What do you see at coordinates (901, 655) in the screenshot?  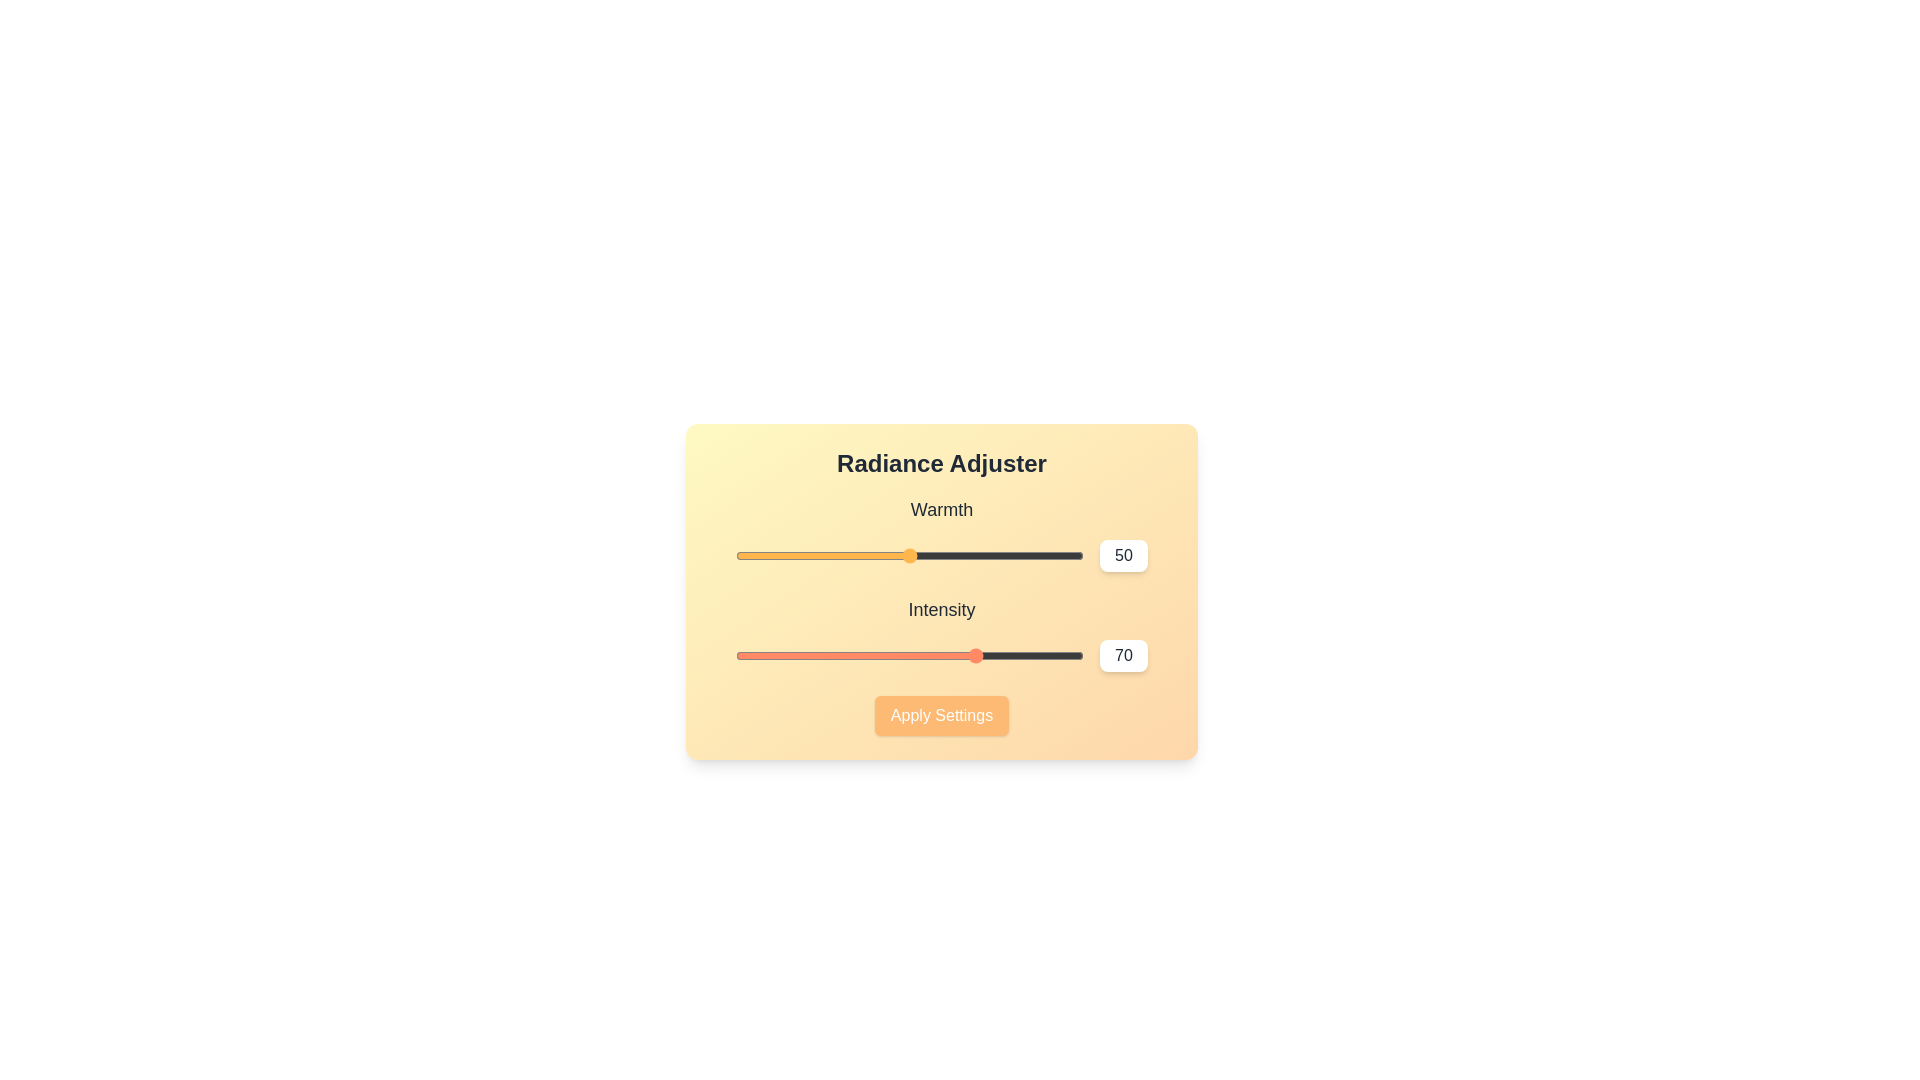 I see `the 'Intensity' slider to 48 value` at bounding box center [901, 655].